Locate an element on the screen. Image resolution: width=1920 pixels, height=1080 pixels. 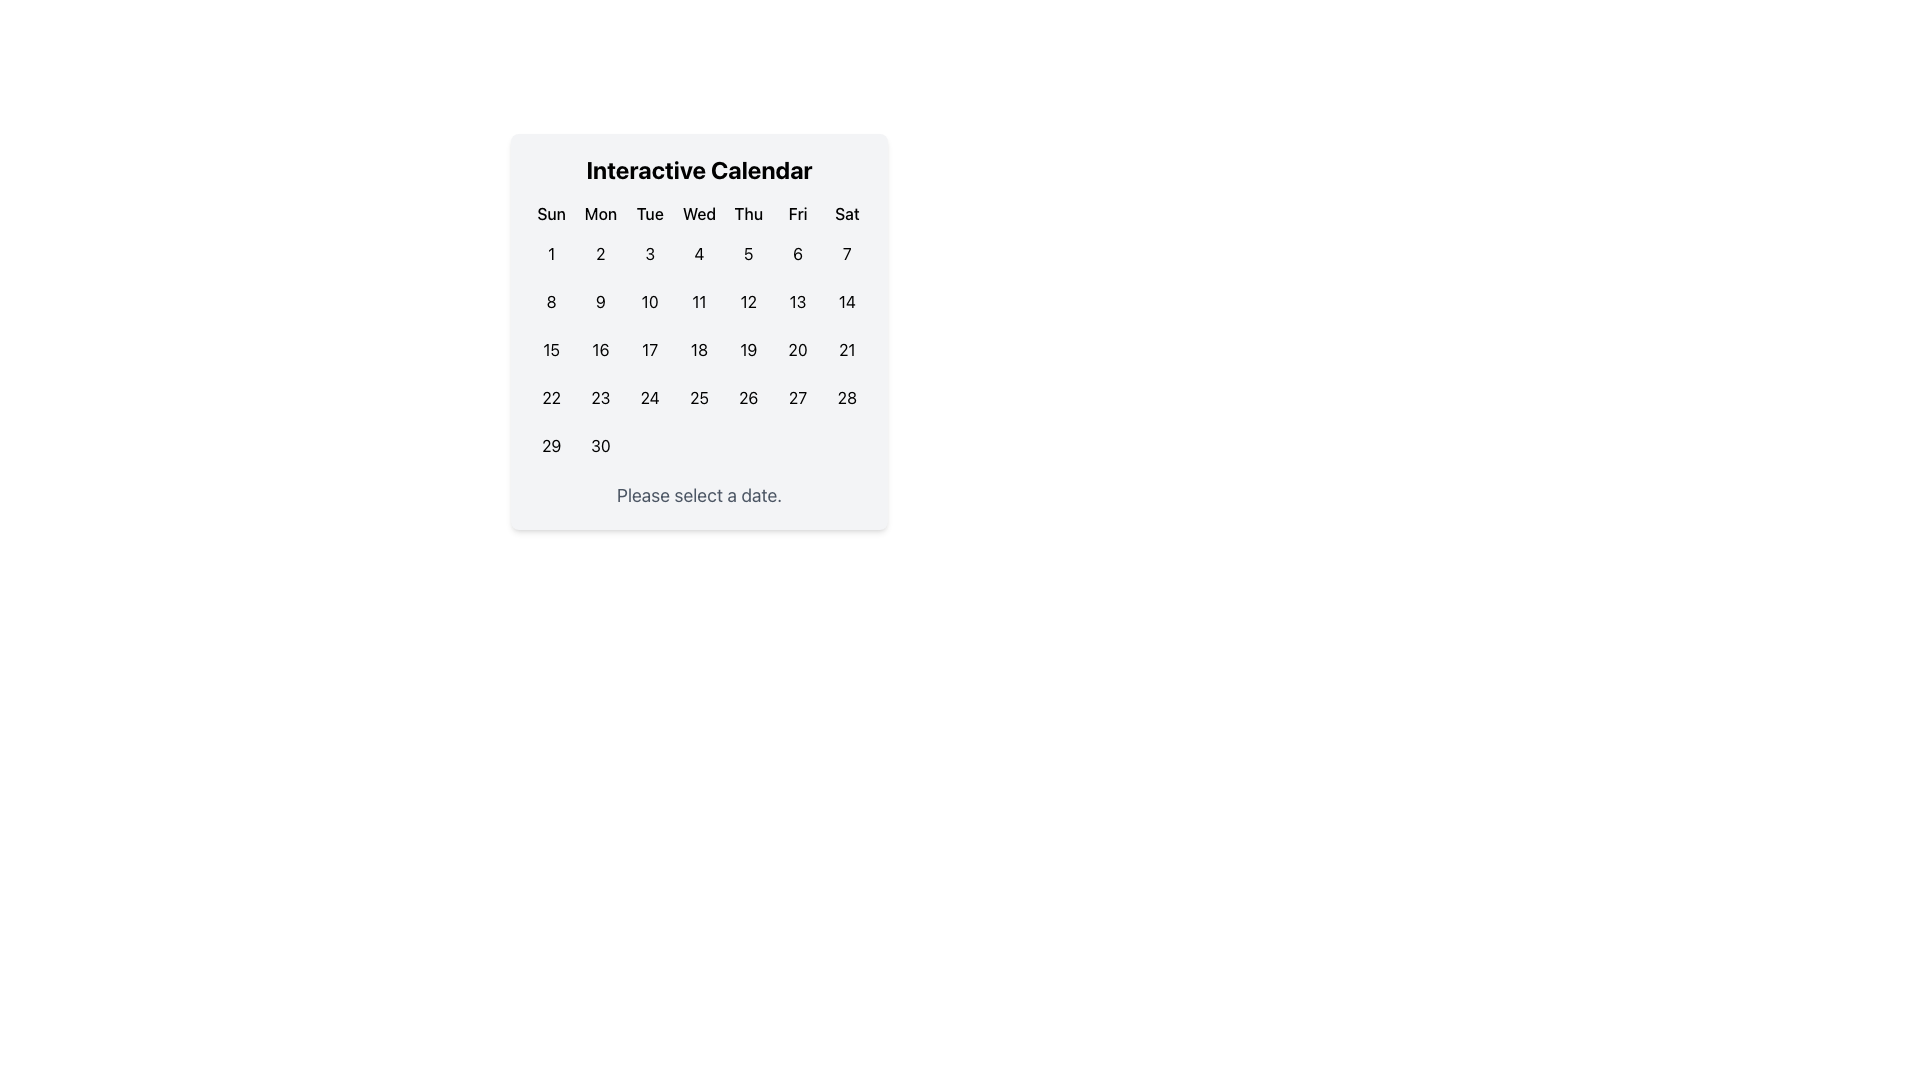
the Interactive calendar day item displaying the number '2', located in the first row under the 'Mon' column is located at coordinates (599, 253).